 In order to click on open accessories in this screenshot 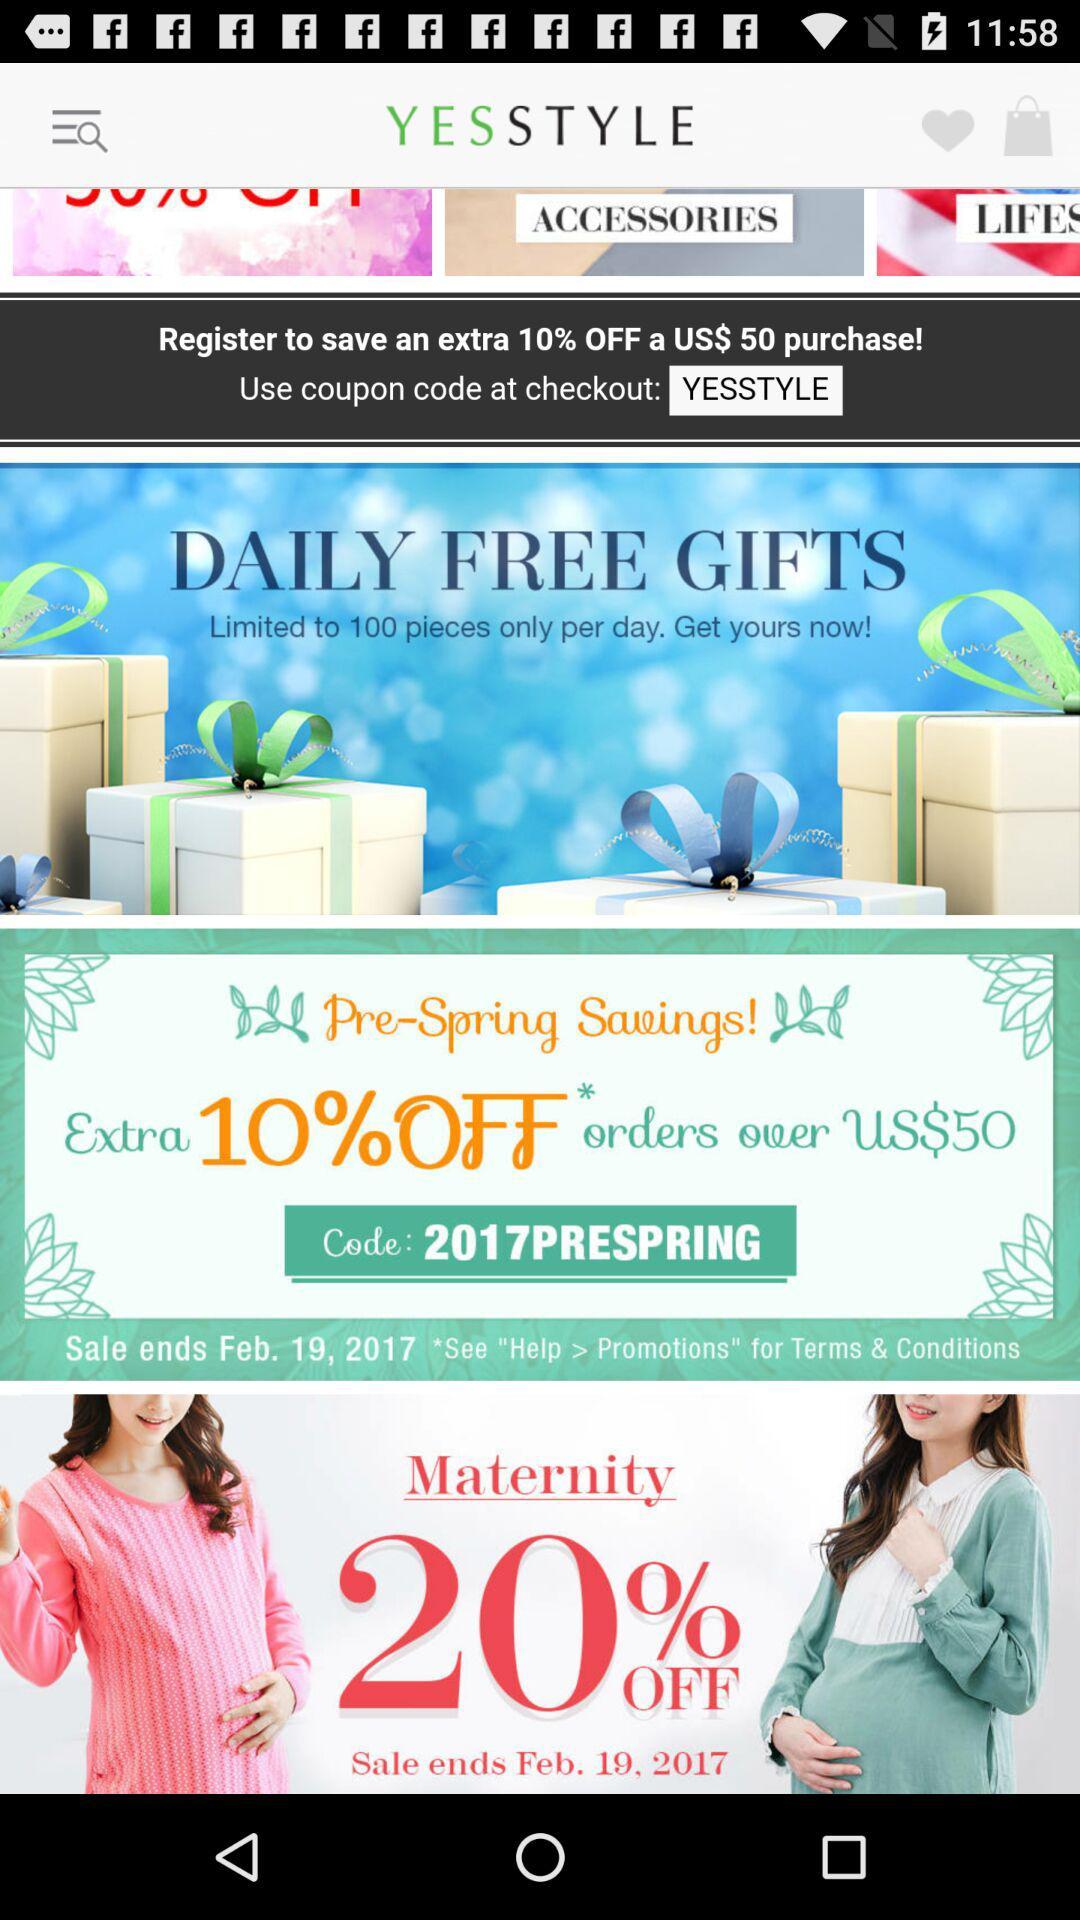, I will do `click(648, 232)`.